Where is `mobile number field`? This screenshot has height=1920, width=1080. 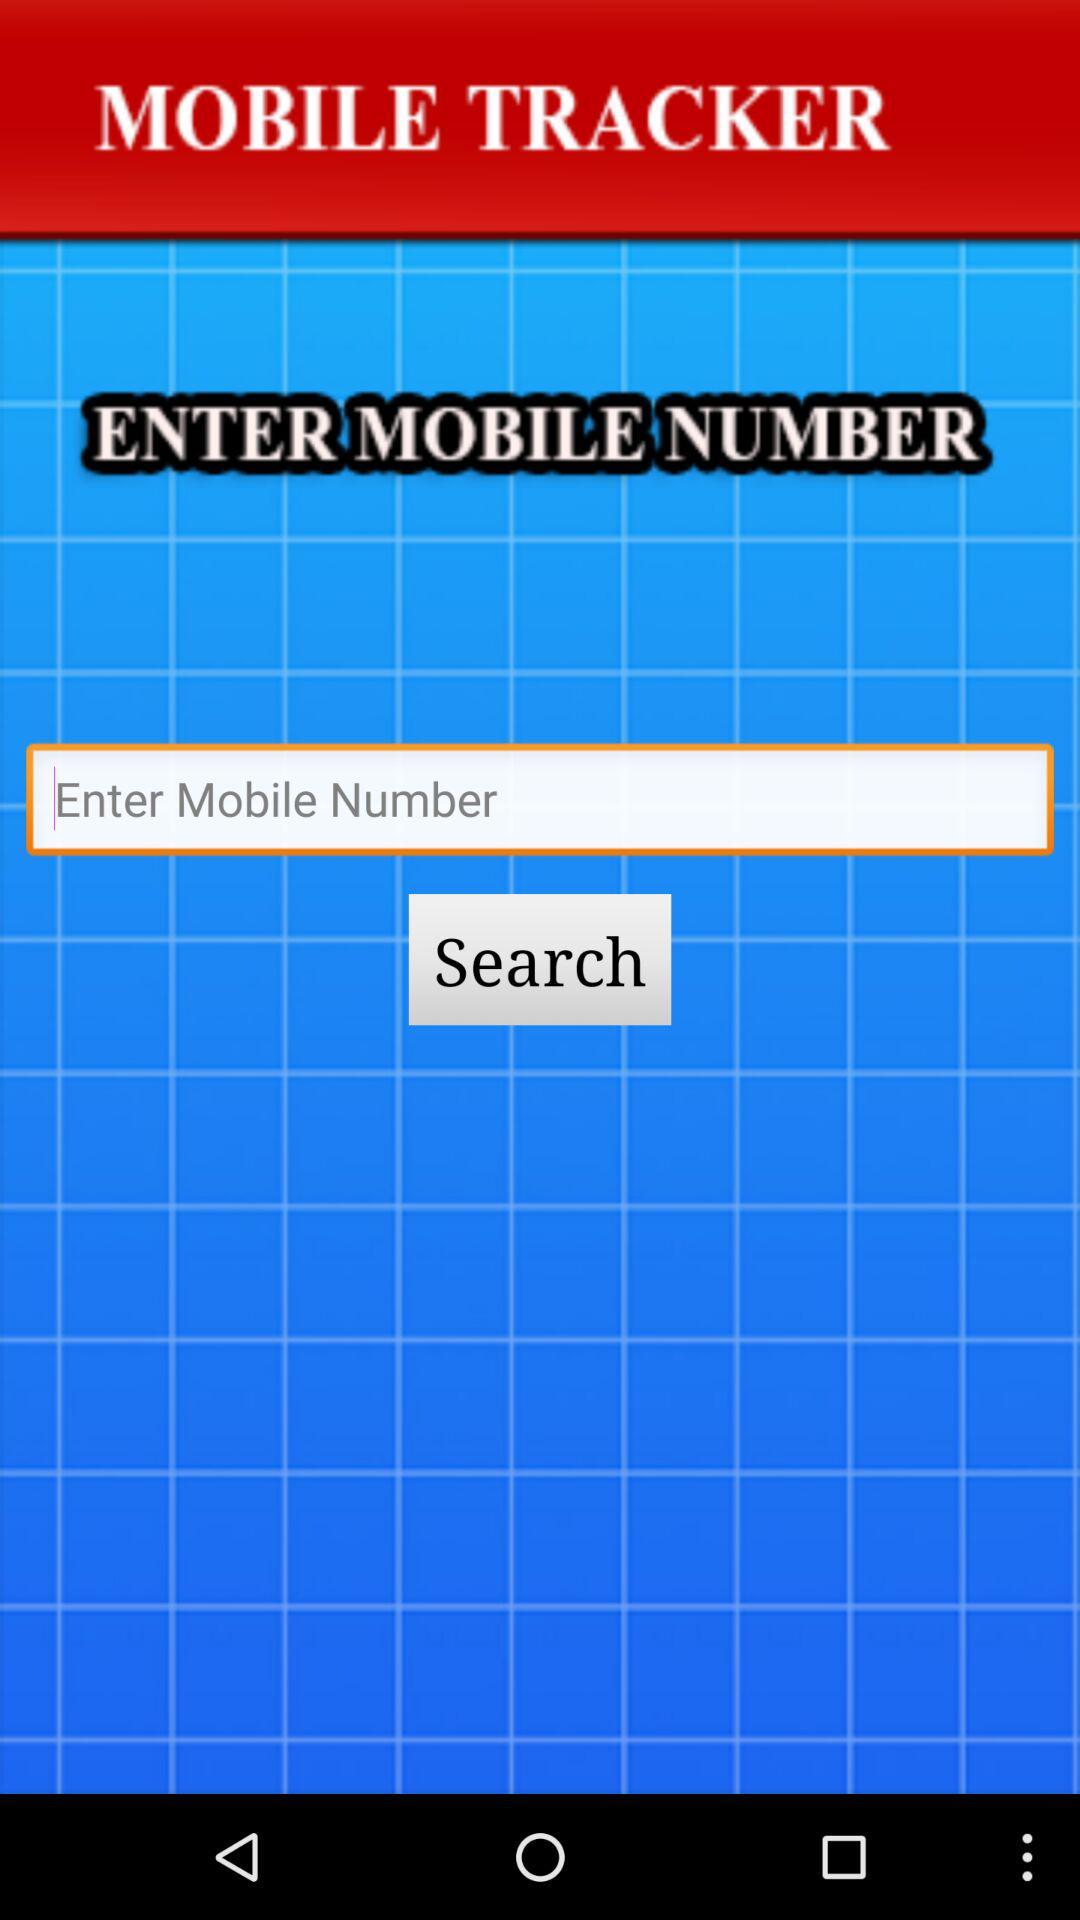
mobile number field is located at coordinates (540, 804).